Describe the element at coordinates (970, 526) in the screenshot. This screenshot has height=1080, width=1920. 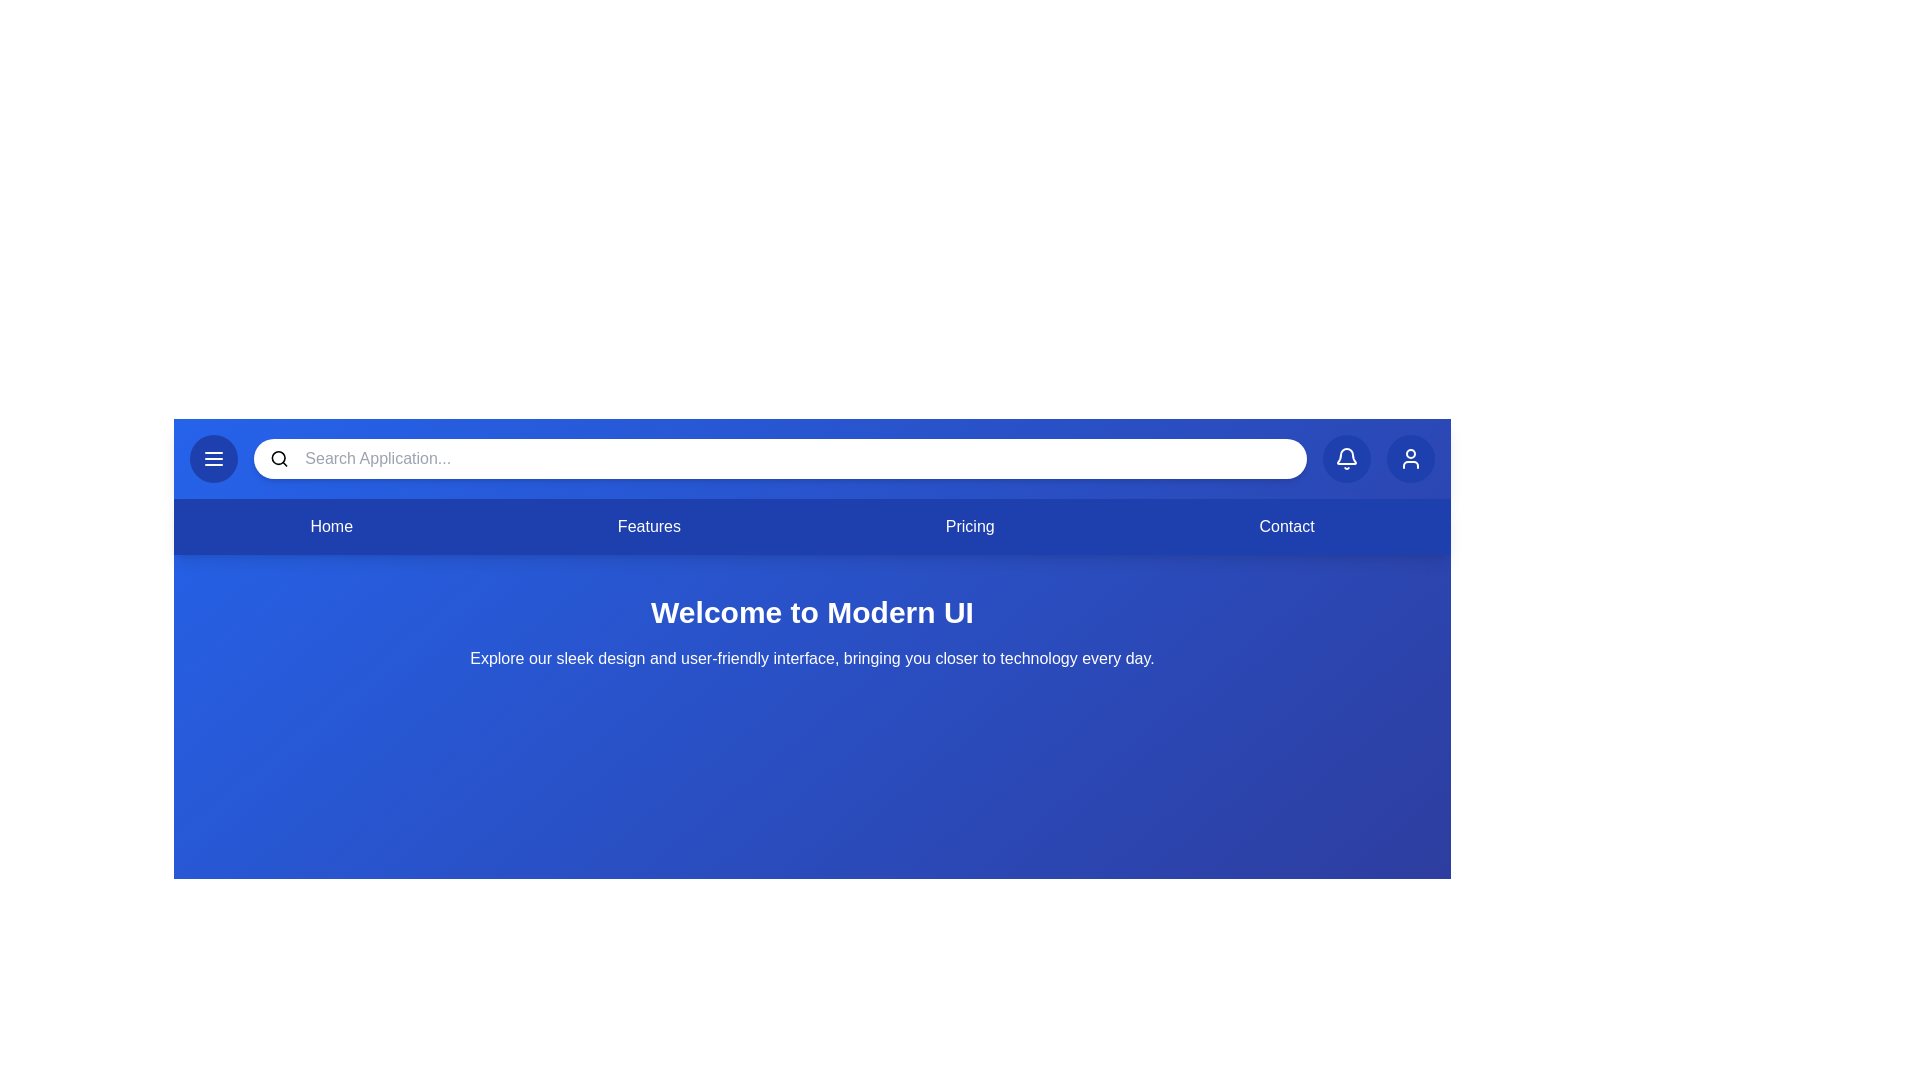
I see `the navigation link Pricing to access the corresponding section` at that location.